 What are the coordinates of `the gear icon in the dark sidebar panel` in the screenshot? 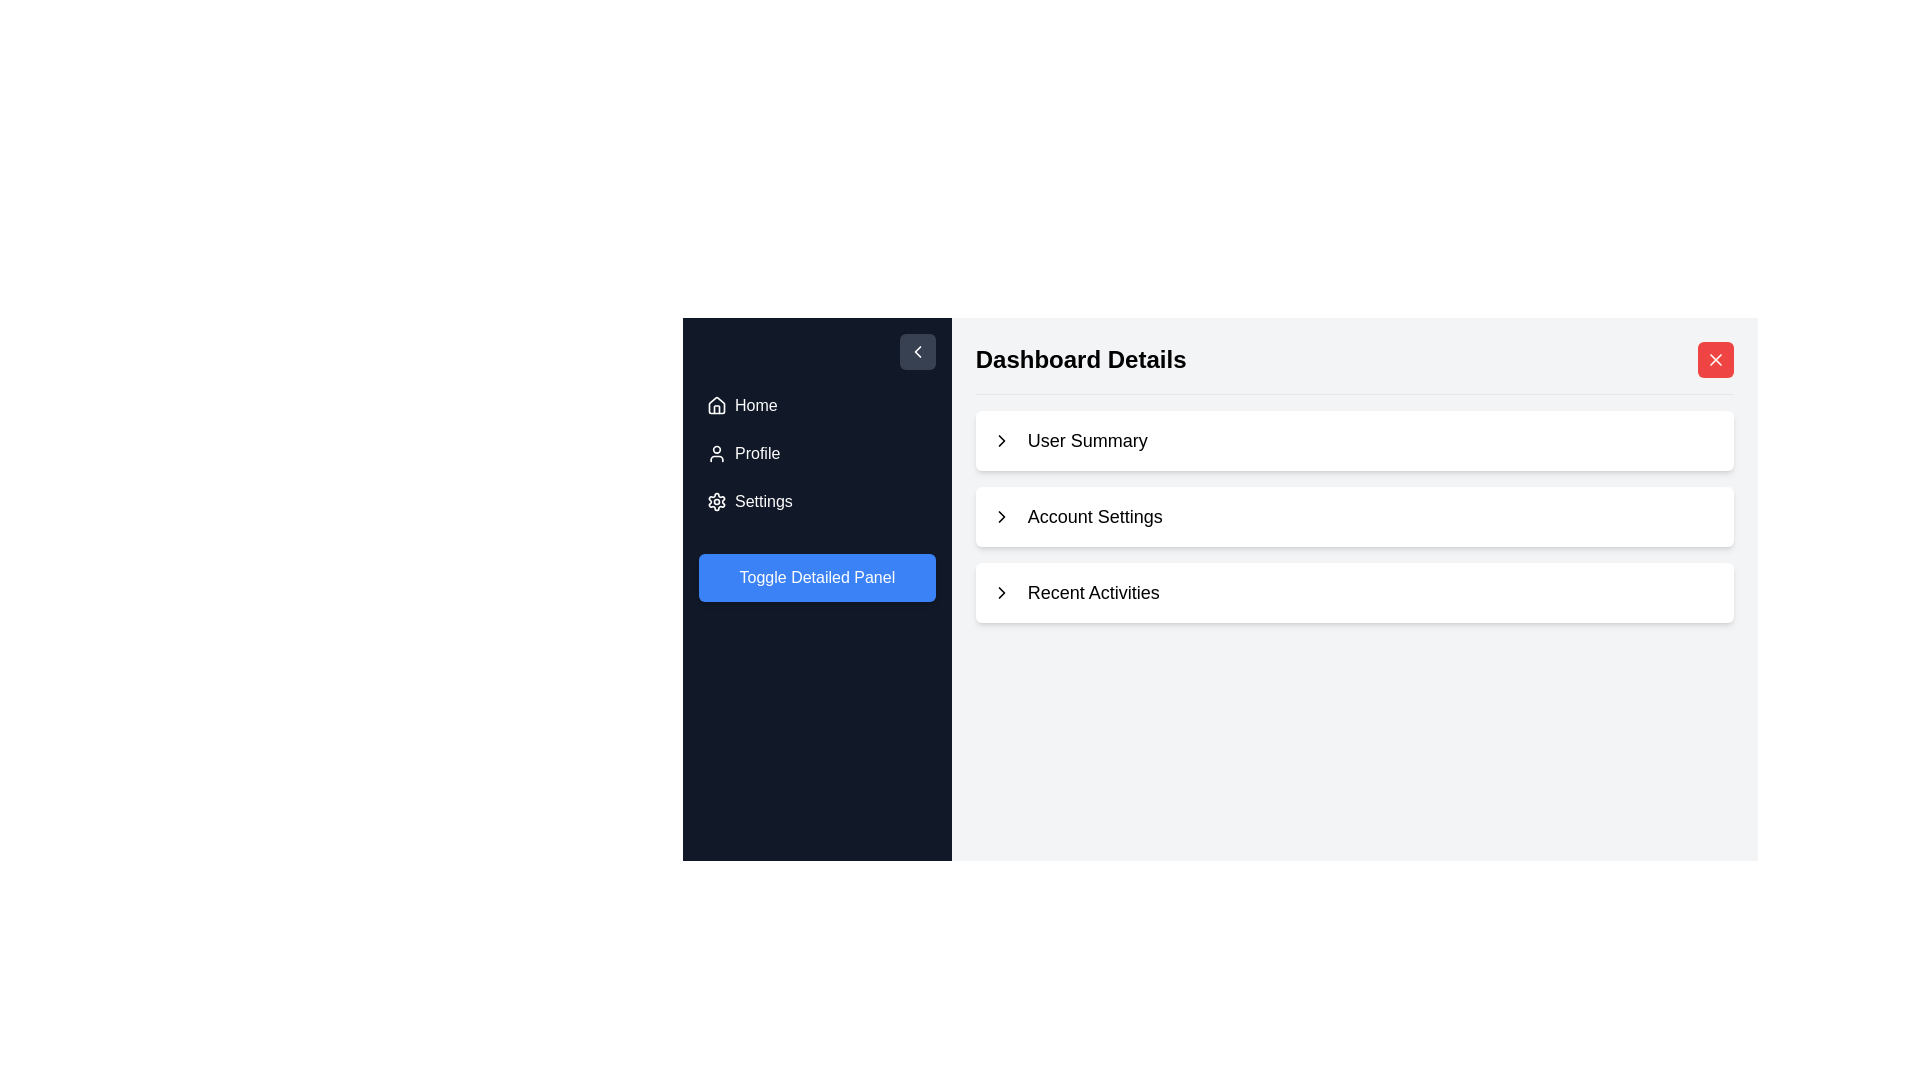 It's located at (716, 500).